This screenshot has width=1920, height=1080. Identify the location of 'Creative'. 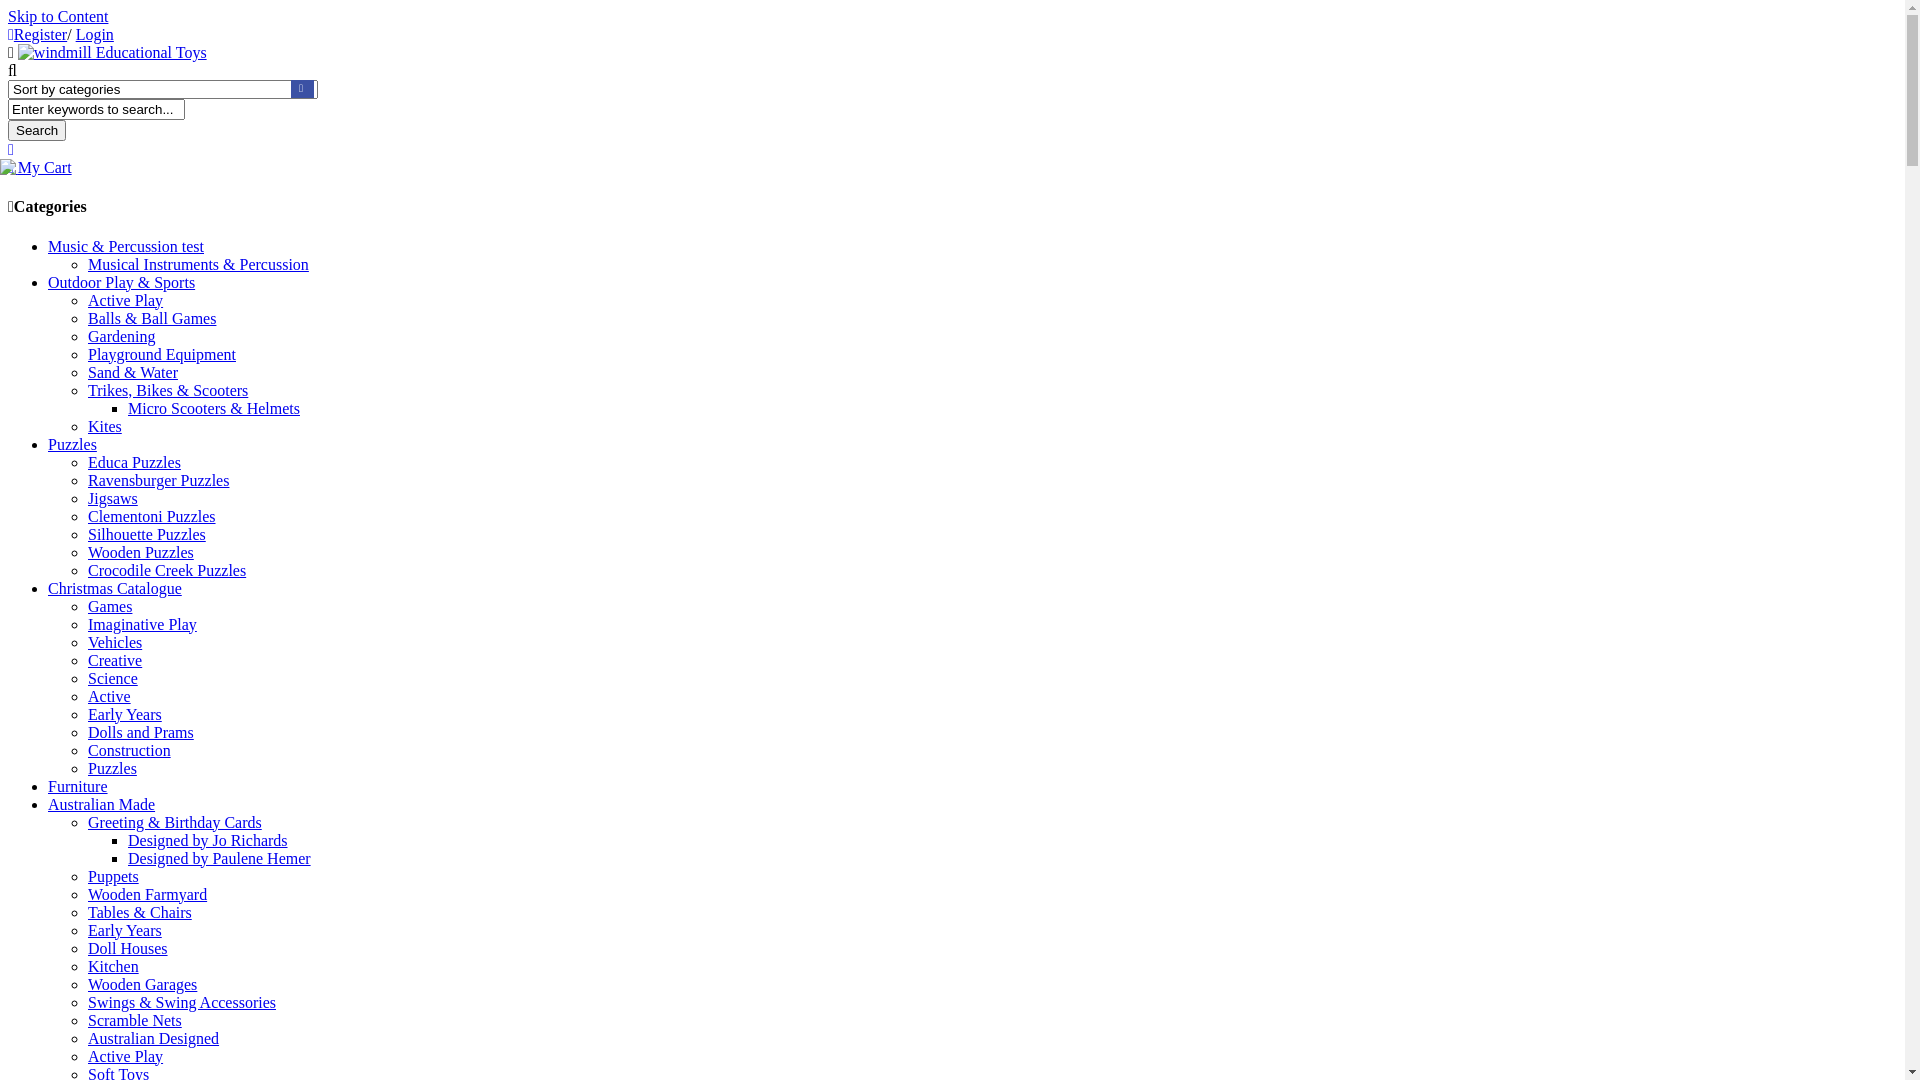
(114, 660).